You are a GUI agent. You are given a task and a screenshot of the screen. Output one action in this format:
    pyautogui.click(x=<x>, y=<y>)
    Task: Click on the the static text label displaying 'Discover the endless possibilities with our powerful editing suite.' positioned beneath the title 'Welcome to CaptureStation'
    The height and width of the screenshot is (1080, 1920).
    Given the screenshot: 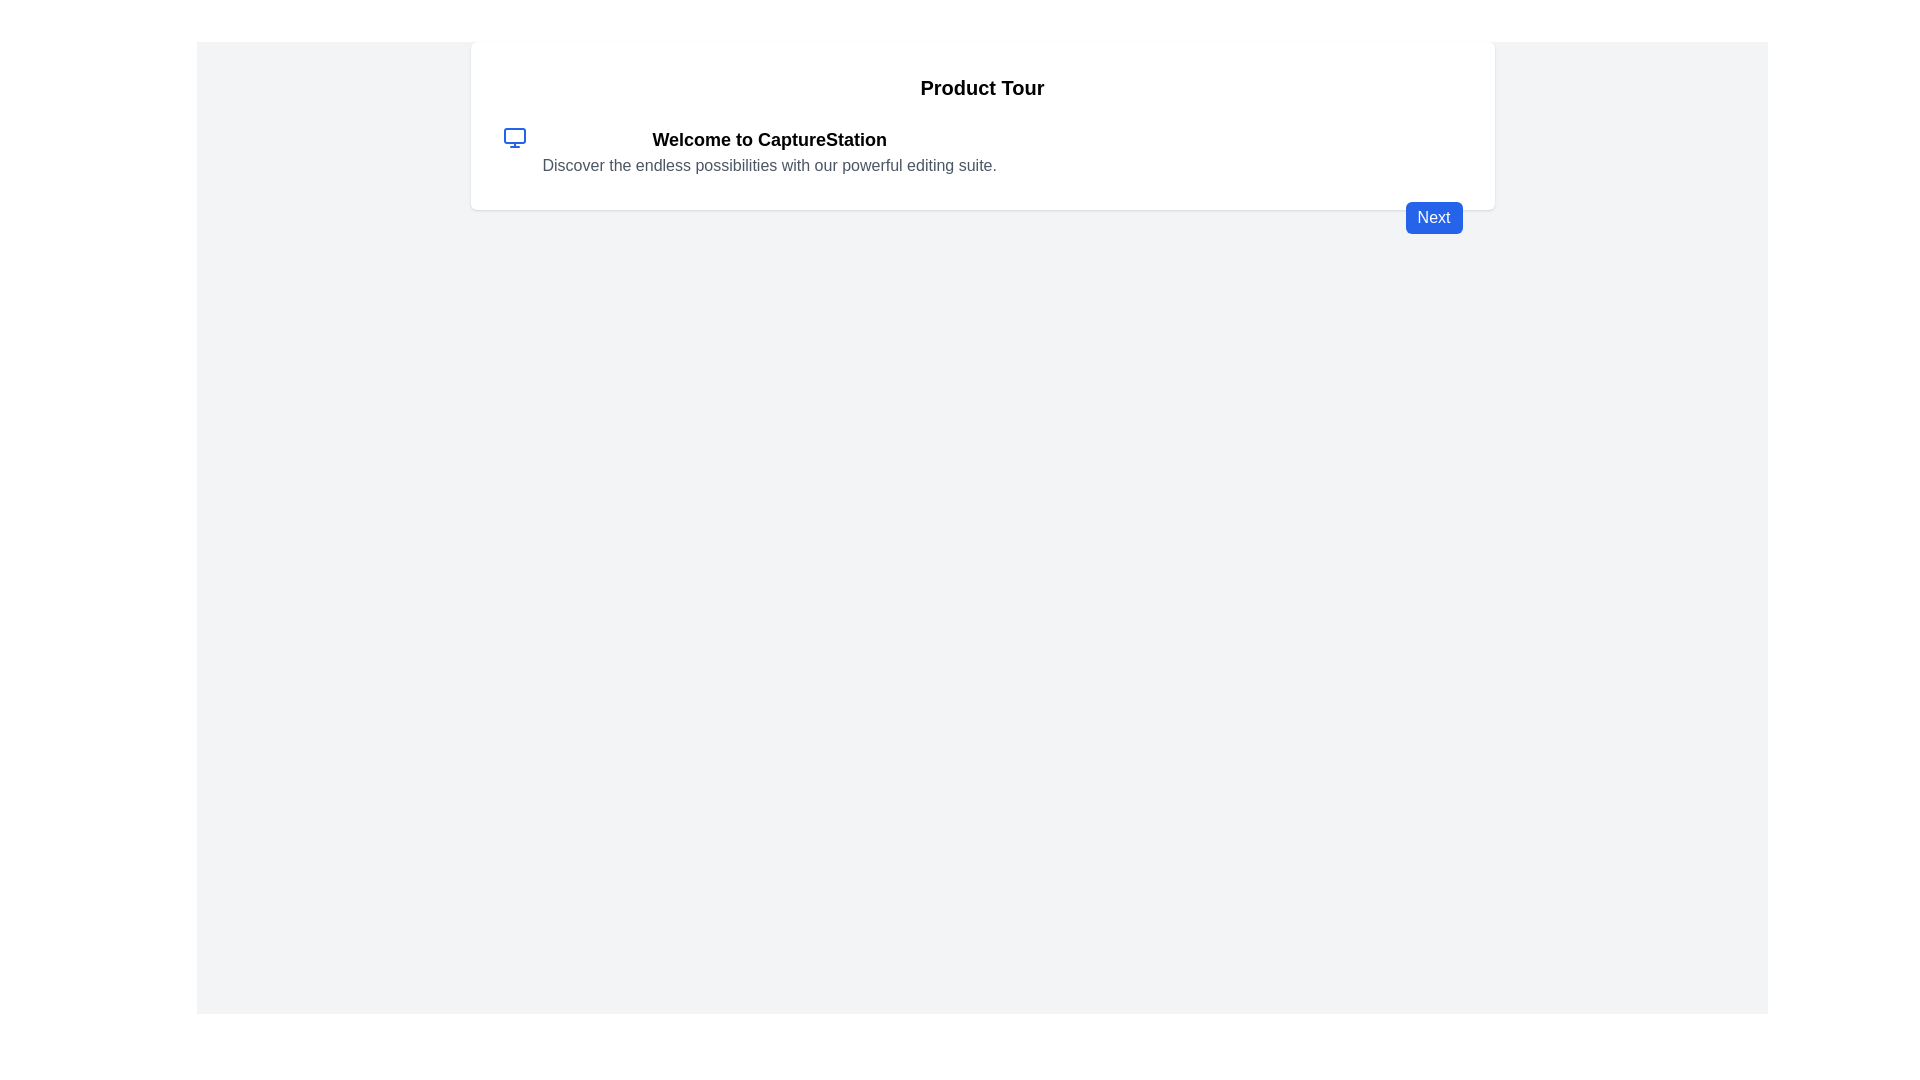 What is the action you would take?
    pyautogui.click(x=768, y=164)
    